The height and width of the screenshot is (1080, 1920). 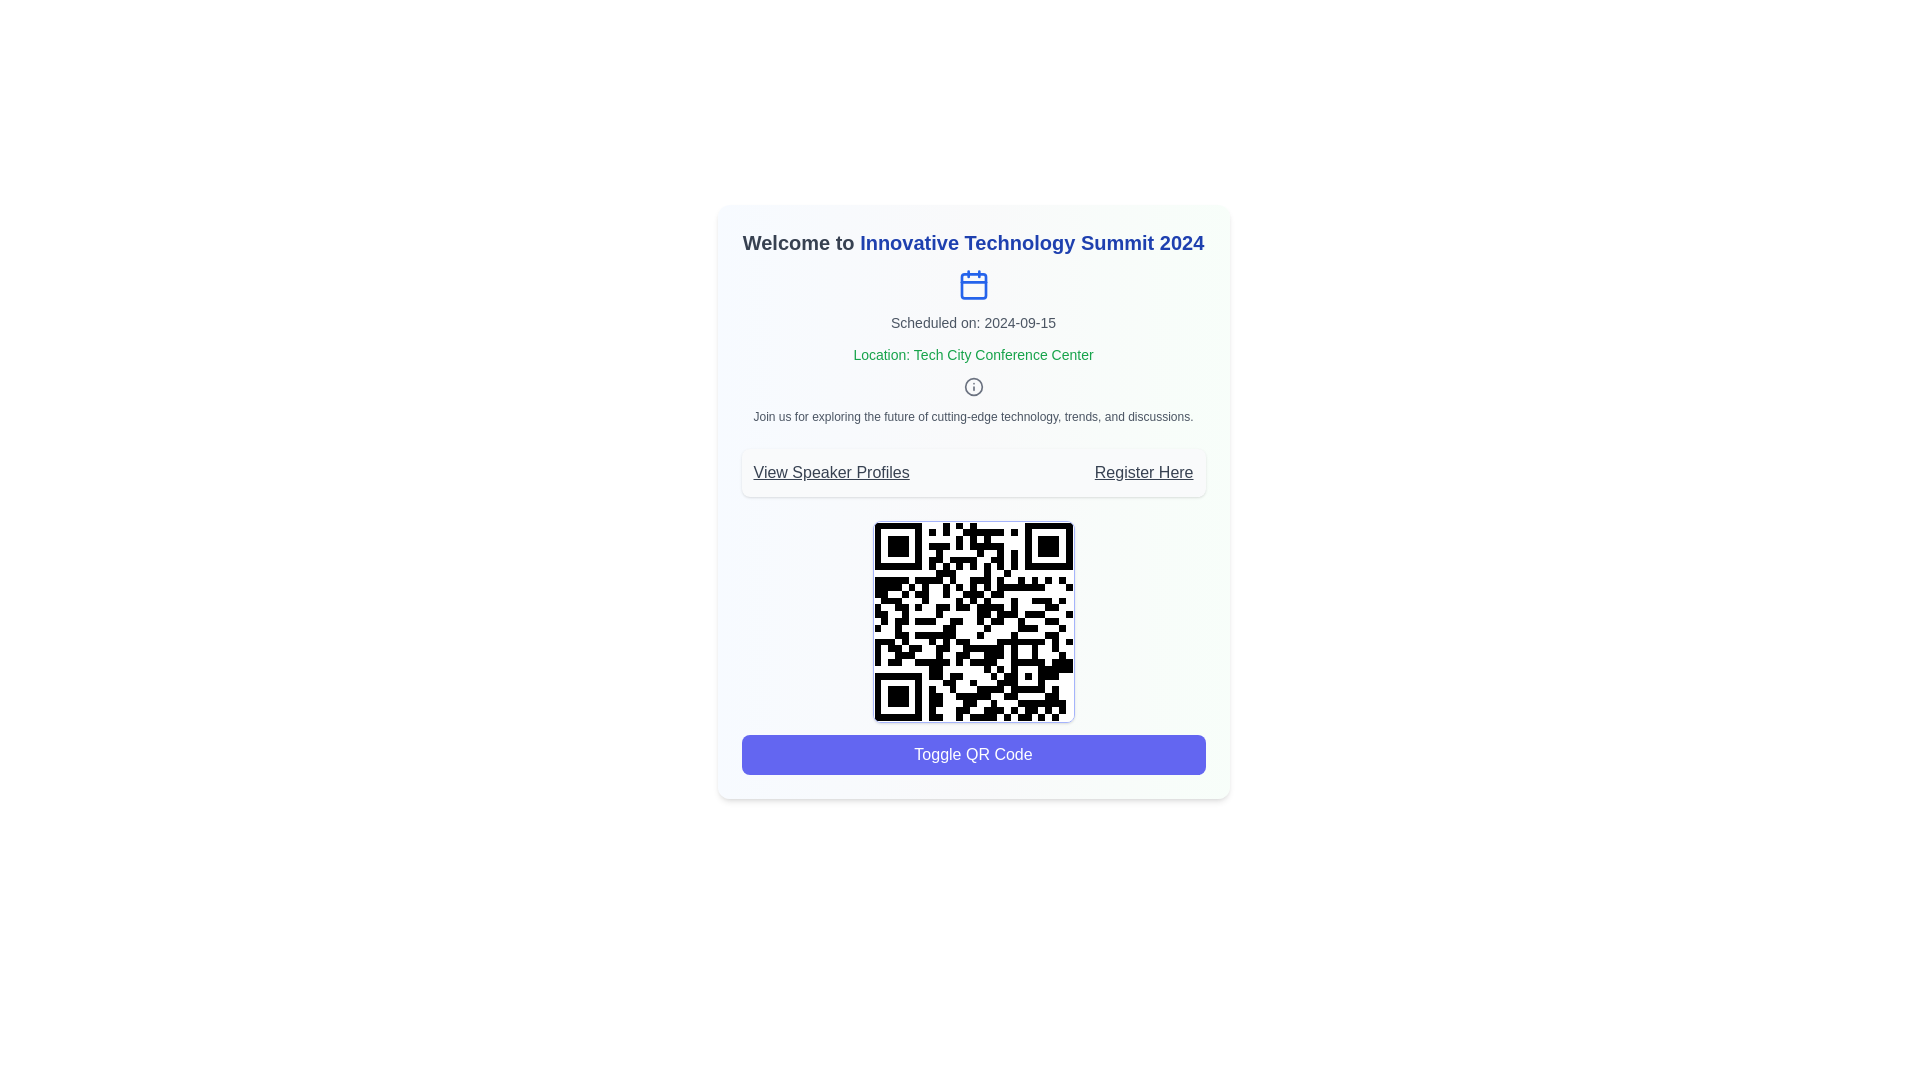 What do you see at coordinates (973, 285) in the screenshot?
I see `calendar icon located directly below the title 'Welcome to Innovative Technology Summit 2024' and above the text 'Scheduled on: 2024-09-15'` at bounding box center [973, 285].